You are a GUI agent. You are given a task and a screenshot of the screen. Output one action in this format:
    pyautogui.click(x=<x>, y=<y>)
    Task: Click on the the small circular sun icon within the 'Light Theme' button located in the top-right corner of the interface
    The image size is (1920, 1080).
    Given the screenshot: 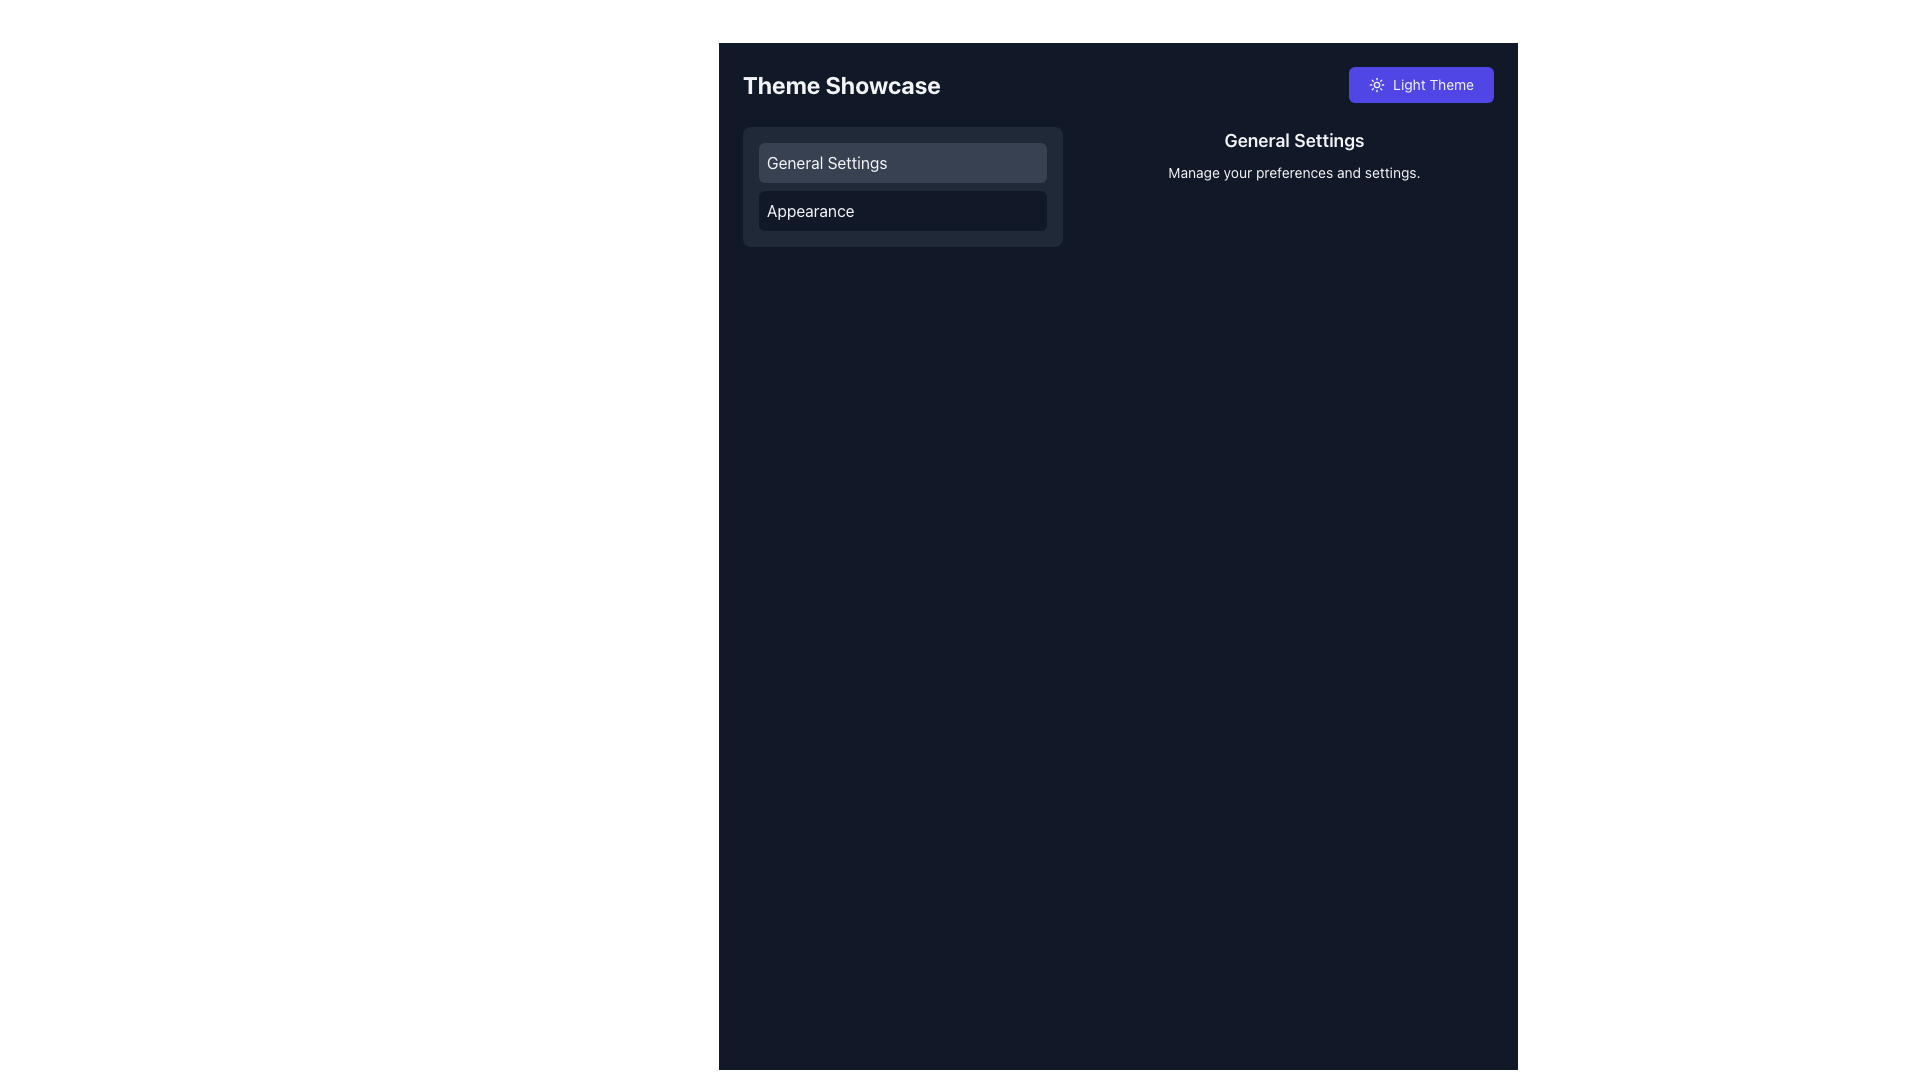 What is the action you would take?
    pyautogui.click(x=1376, y=83)
    